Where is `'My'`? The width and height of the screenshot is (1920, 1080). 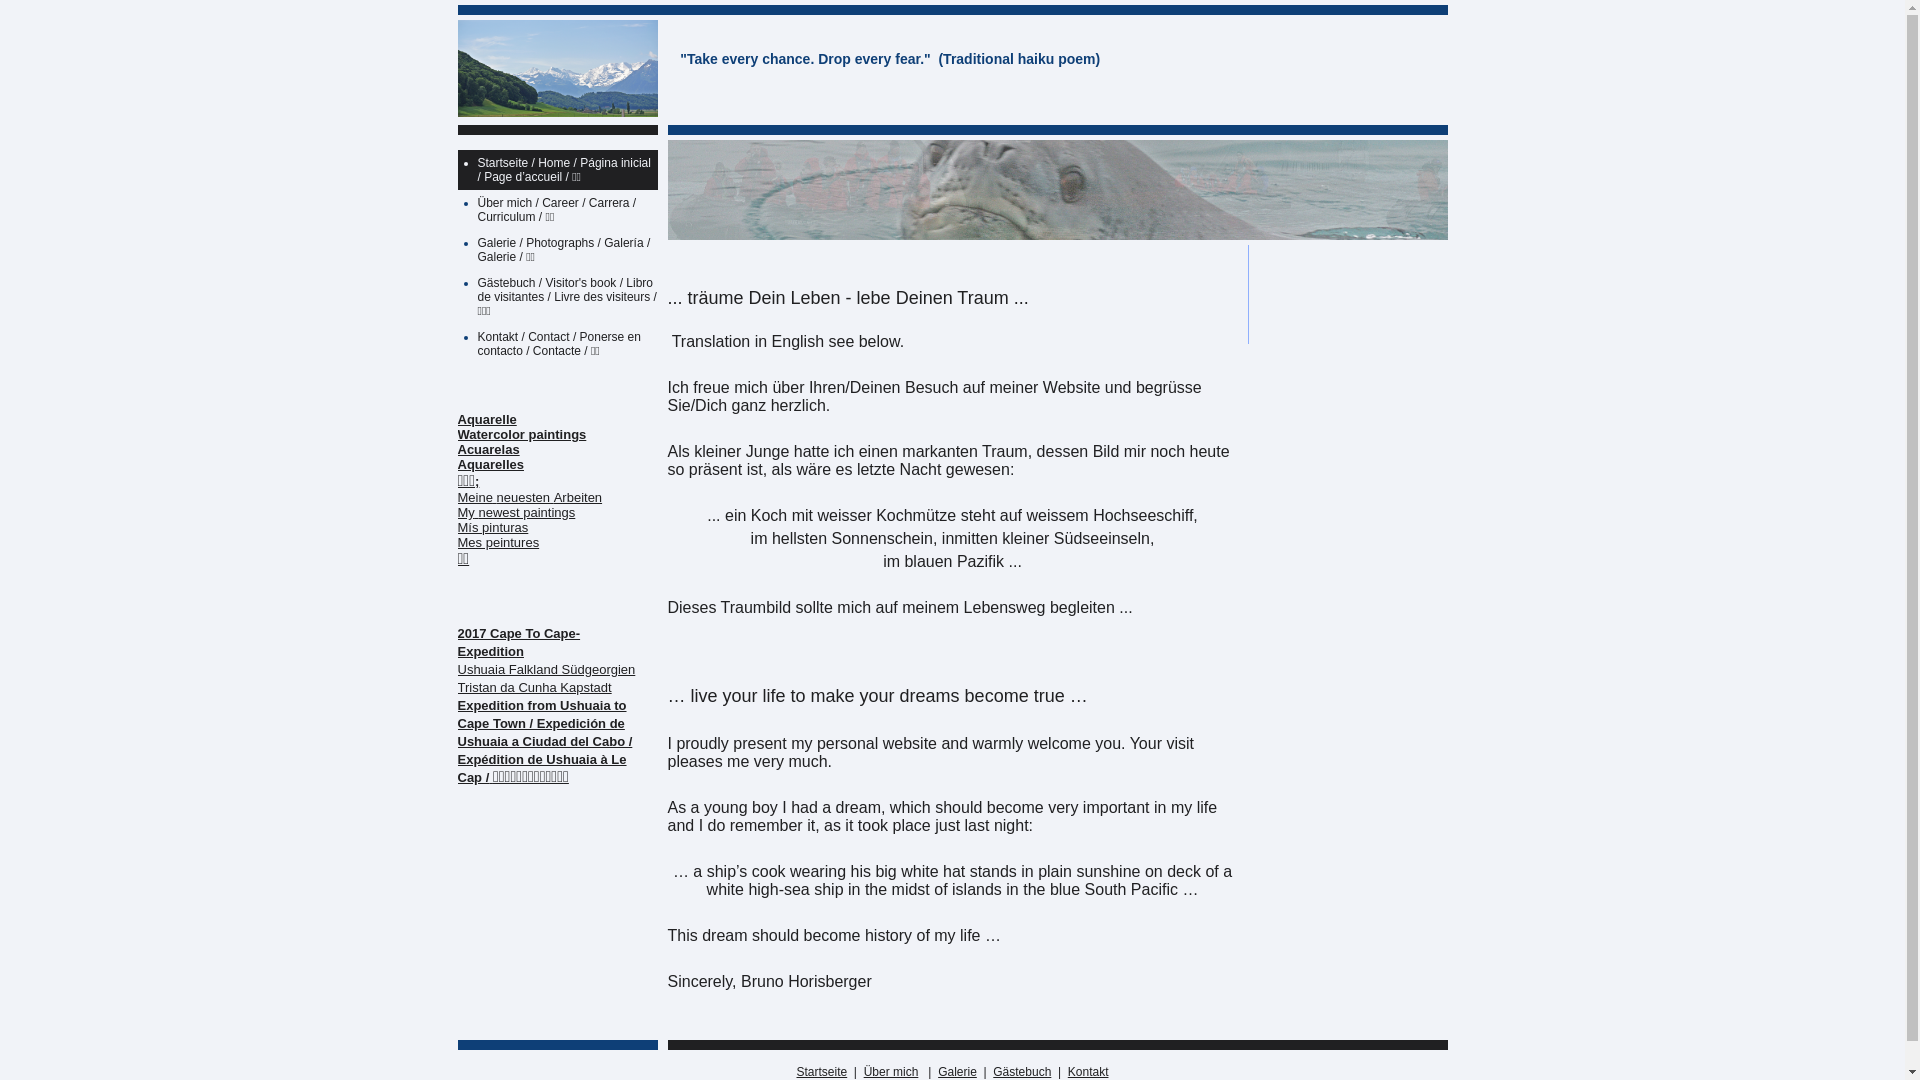 'My' is located at coordinates (465, 511).